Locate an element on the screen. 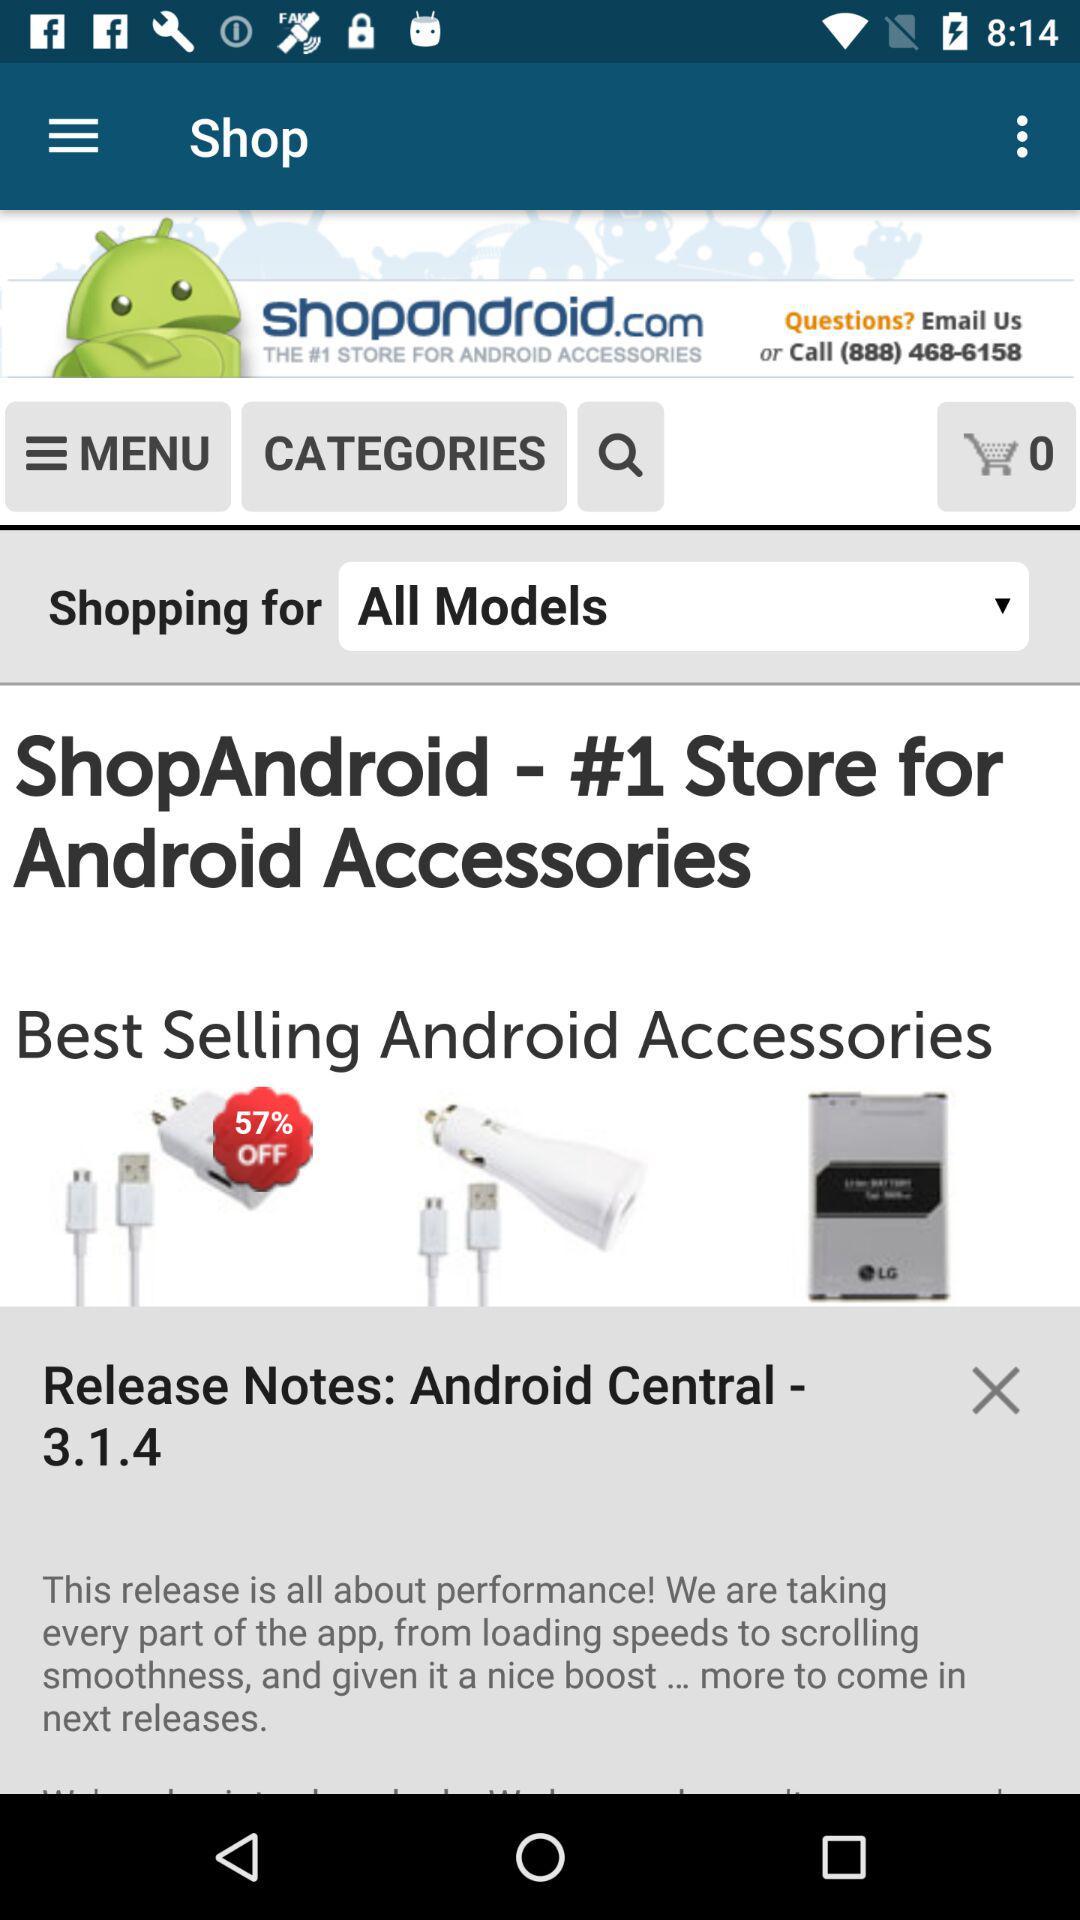 The width and height of the screenshot is (1080, 1920). screen is located at coordinates (540, 1002).